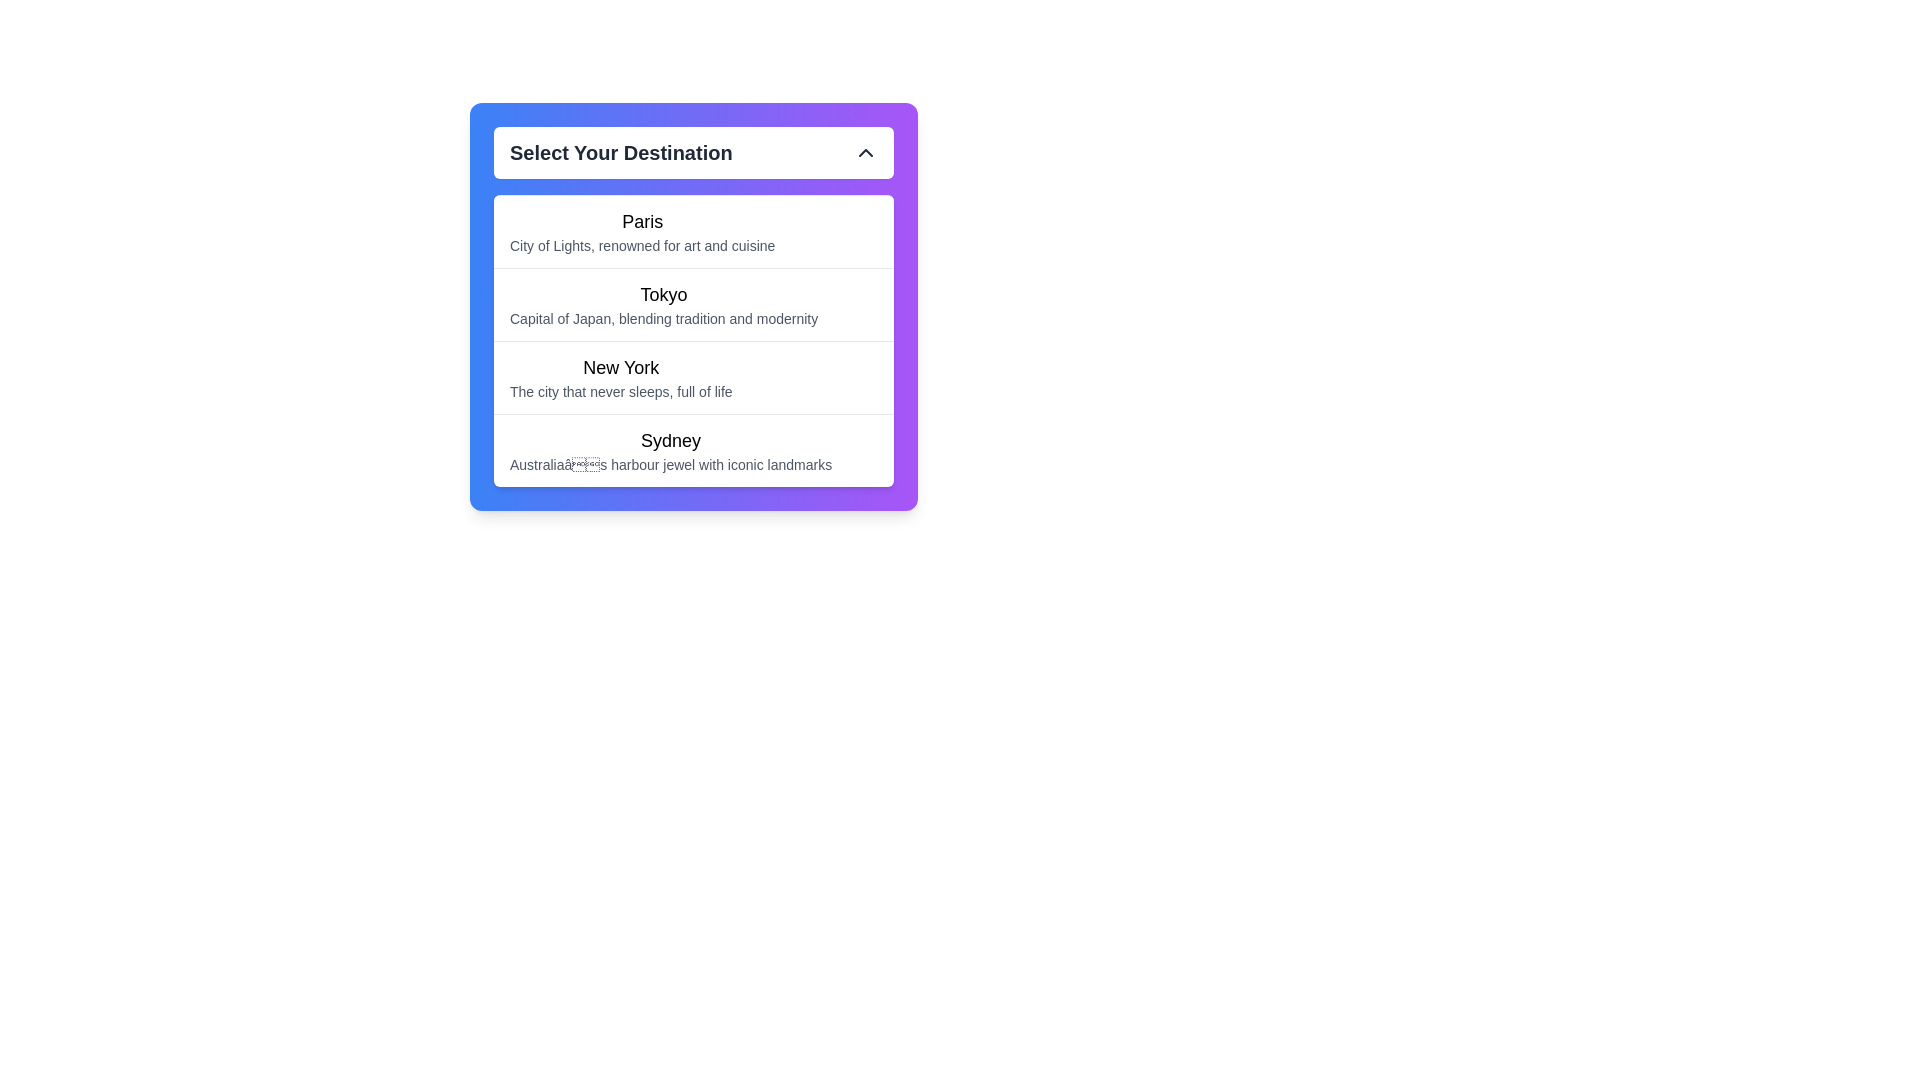  What do you see at coordinates (664, 304) in the screenshot?
I see `the informational text block summarizing key details about 'Tokyo', located between 'Paris' and 'New York' in a vertical list structure` at bounding box center [664, 304].